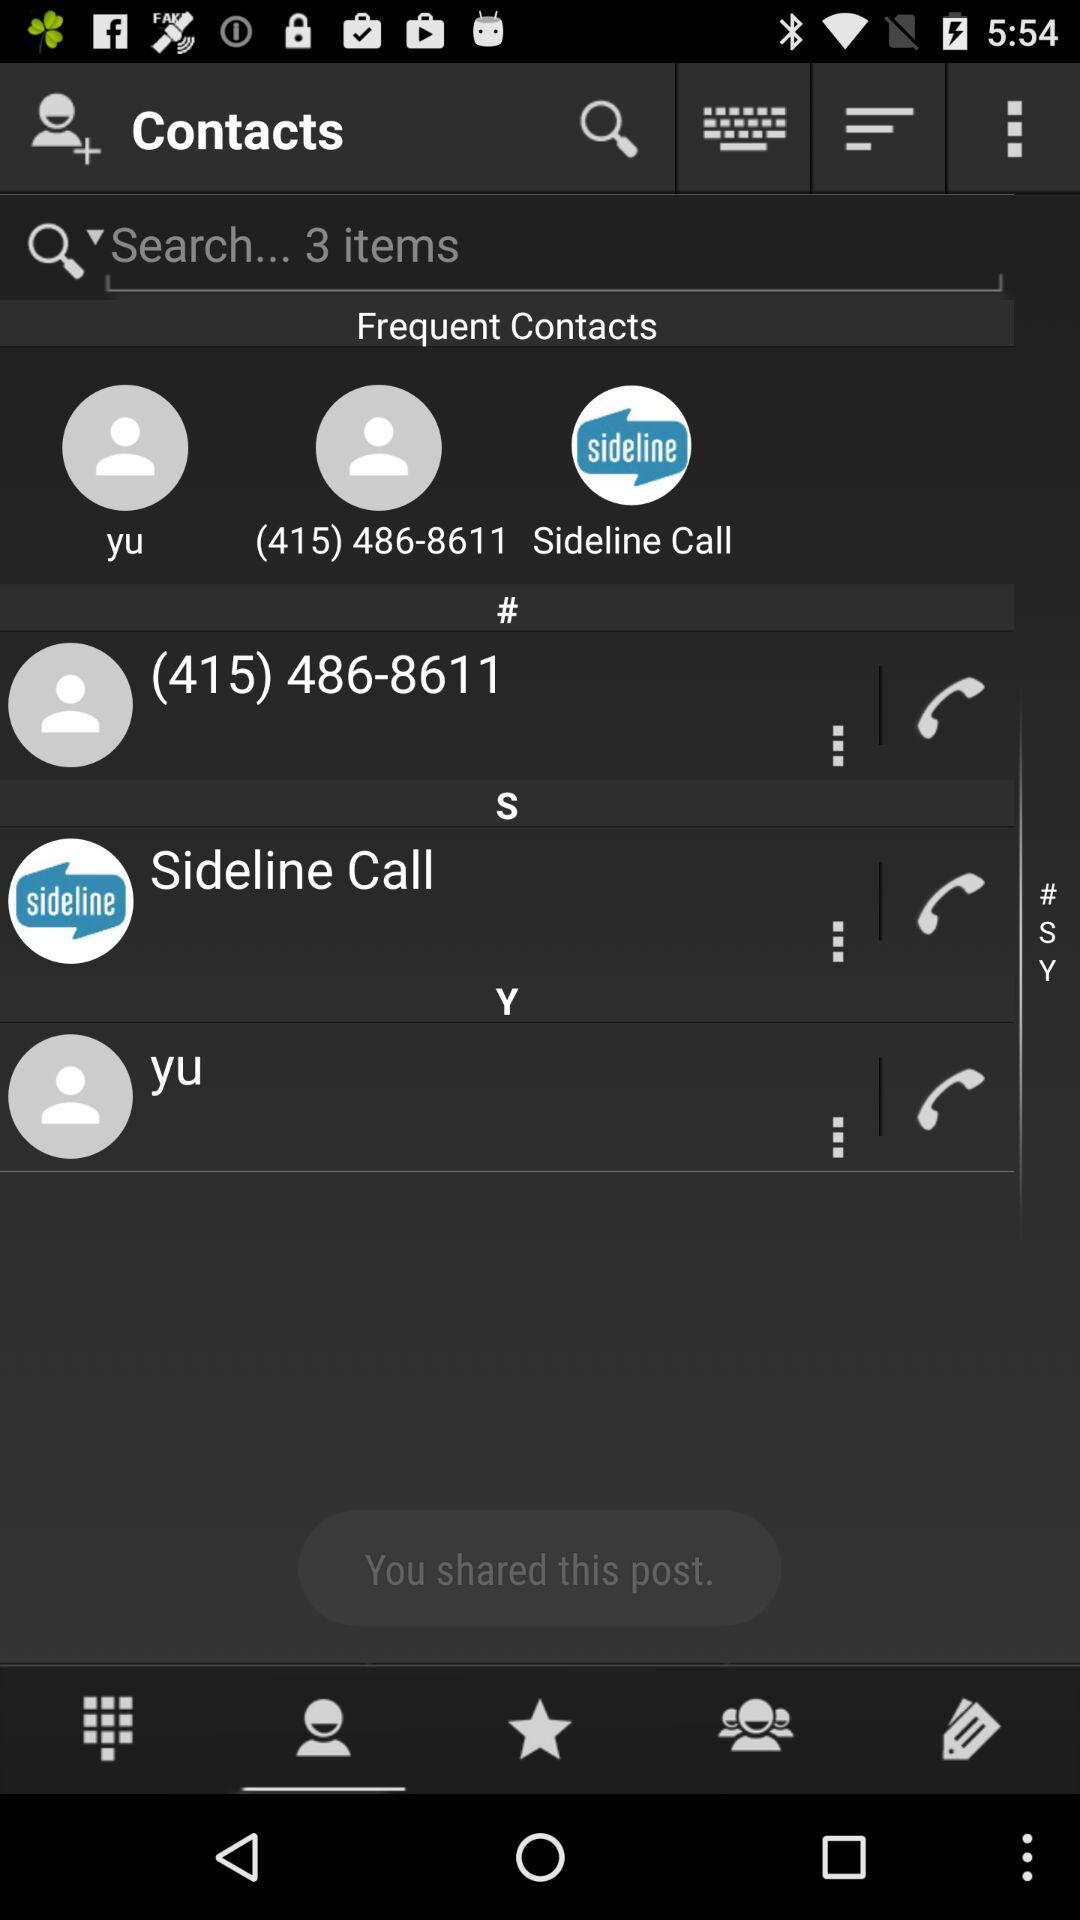  Describe the element at coordinates (323, 1848) in the screenshot. I see `the avatar icon` at that location.